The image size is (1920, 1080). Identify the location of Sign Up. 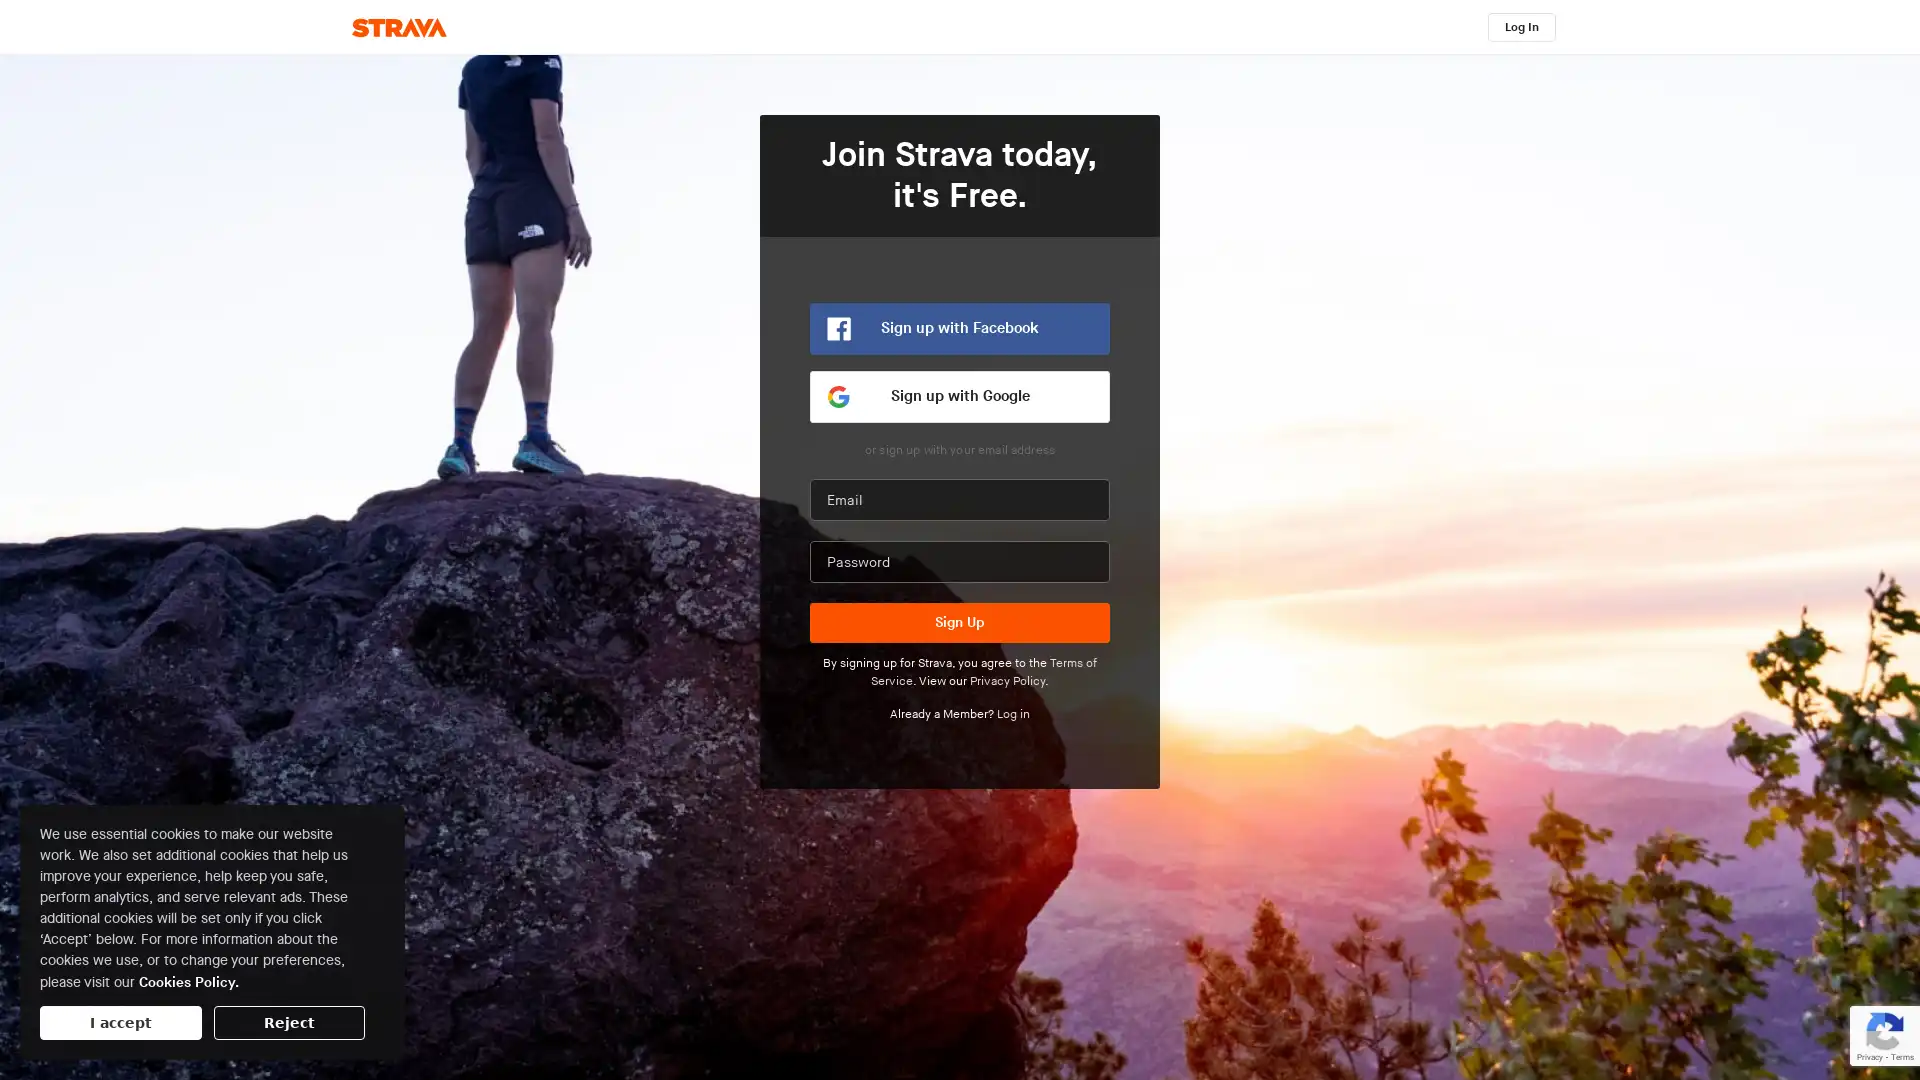
(960, 622).